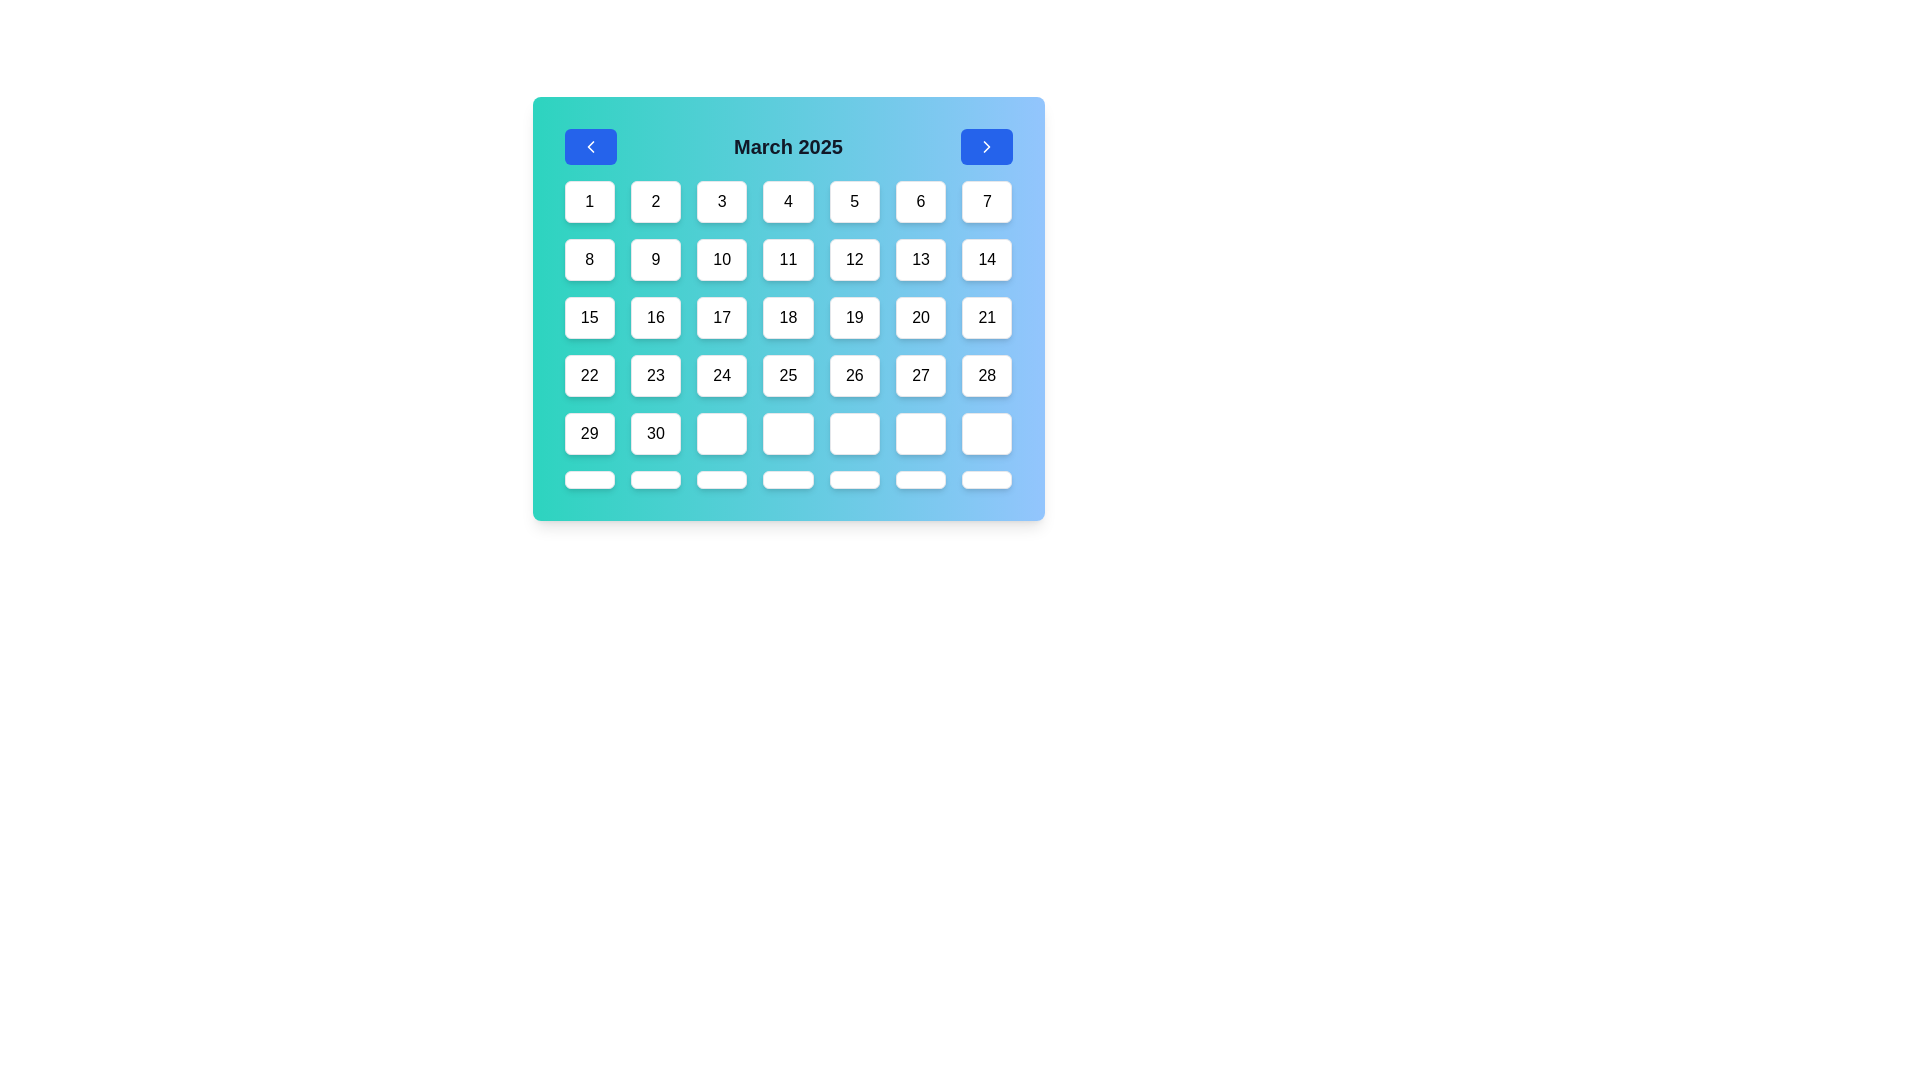 This screenshot has width=1920, height=1080. What do you see at coordinates (721, 201) in the screenshot?
I see `the Date tile displaying '3' in the calendar interface` at bounding box center [721, 201].